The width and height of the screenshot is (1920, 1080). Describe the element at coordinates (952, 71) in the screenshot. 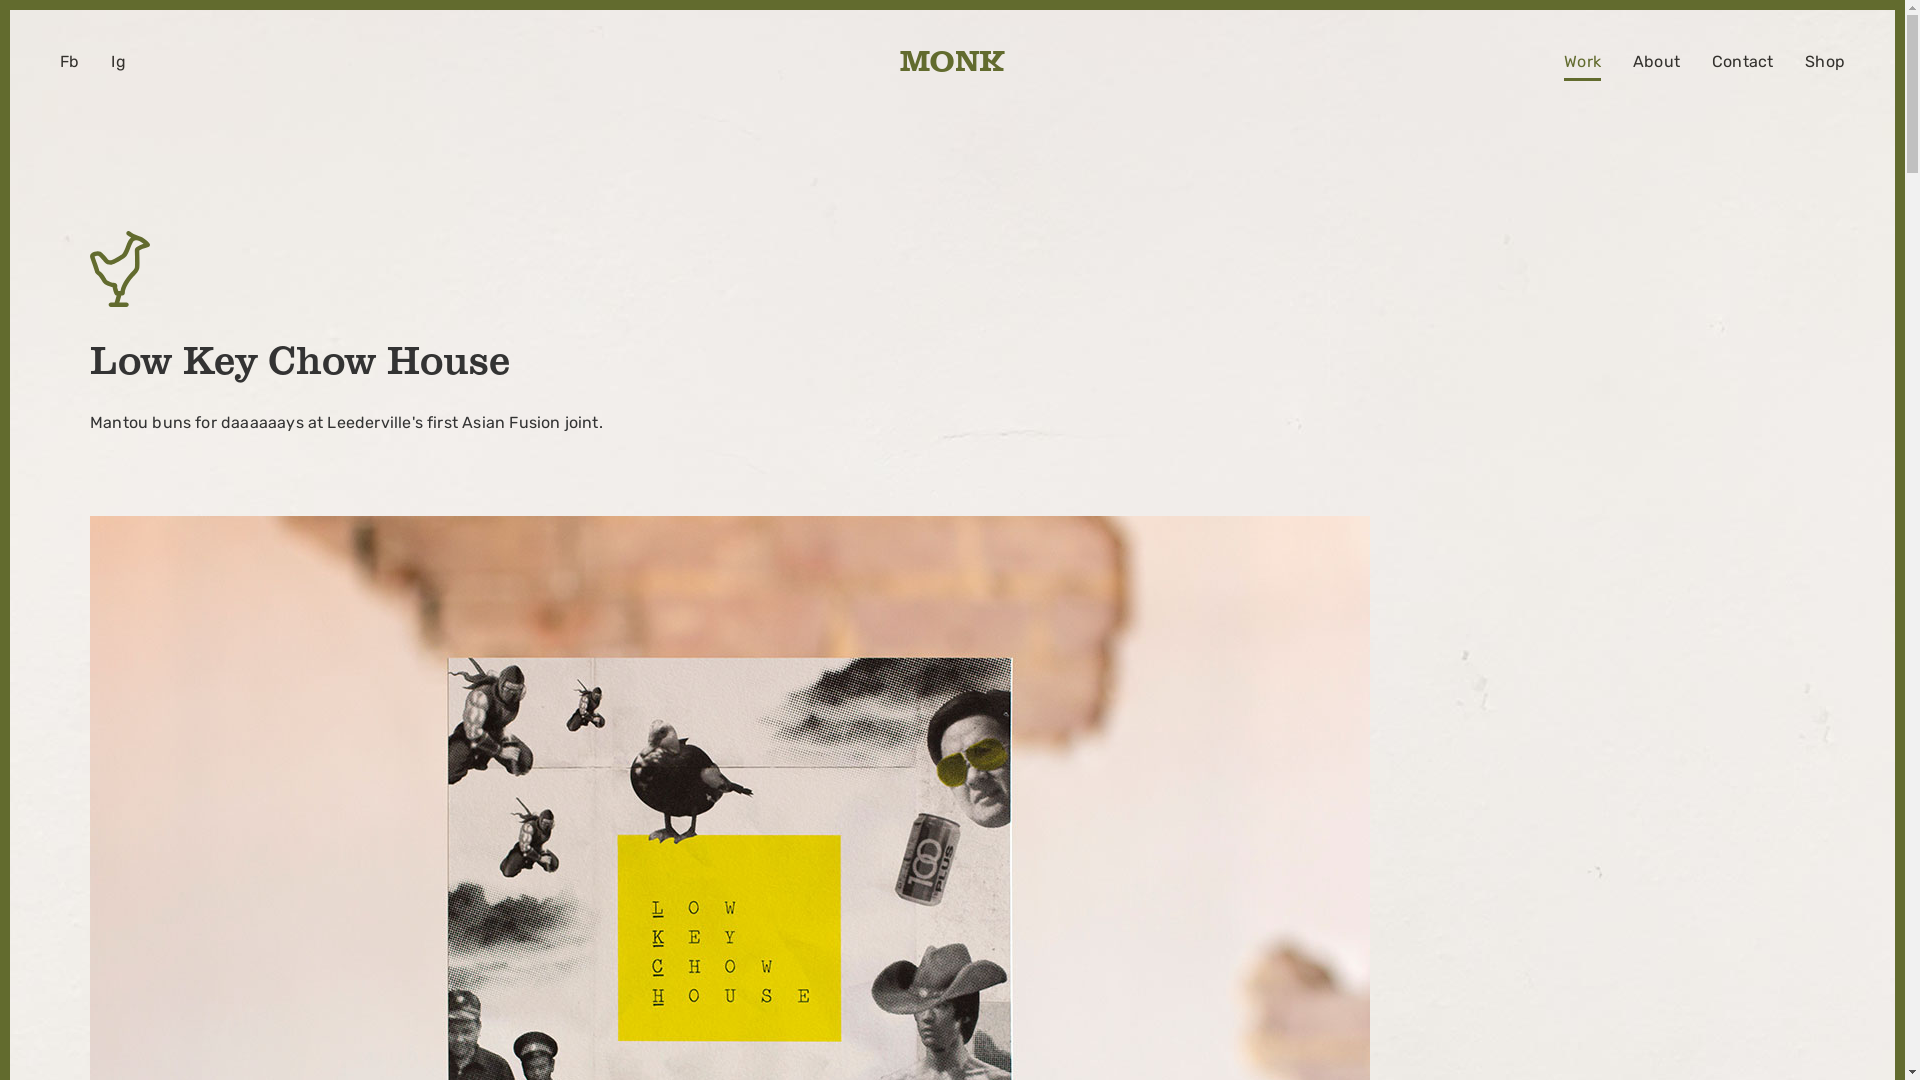

I see `'M` at that location.